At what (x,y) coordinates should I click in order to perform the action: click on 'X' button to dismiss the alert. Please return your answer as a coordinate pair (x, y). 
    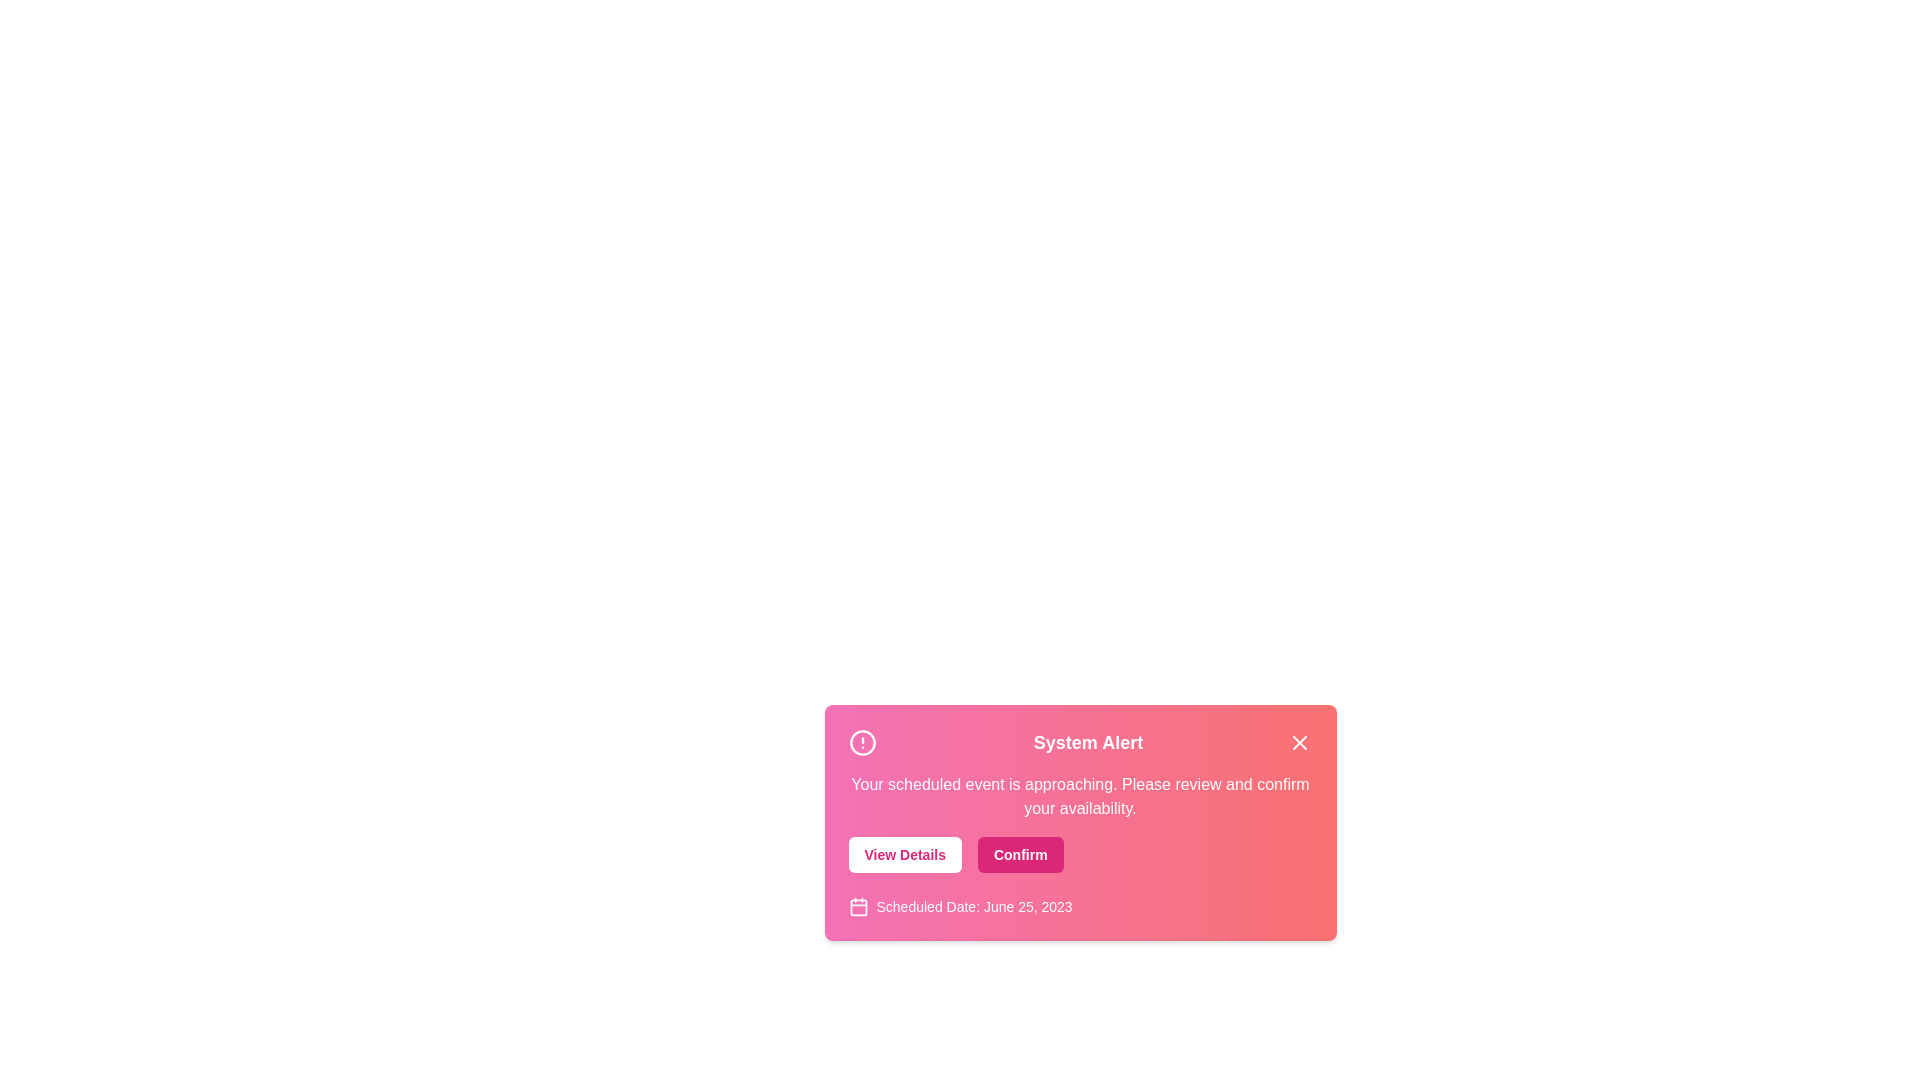
    Looking at the image, I should click on (1300, 743).